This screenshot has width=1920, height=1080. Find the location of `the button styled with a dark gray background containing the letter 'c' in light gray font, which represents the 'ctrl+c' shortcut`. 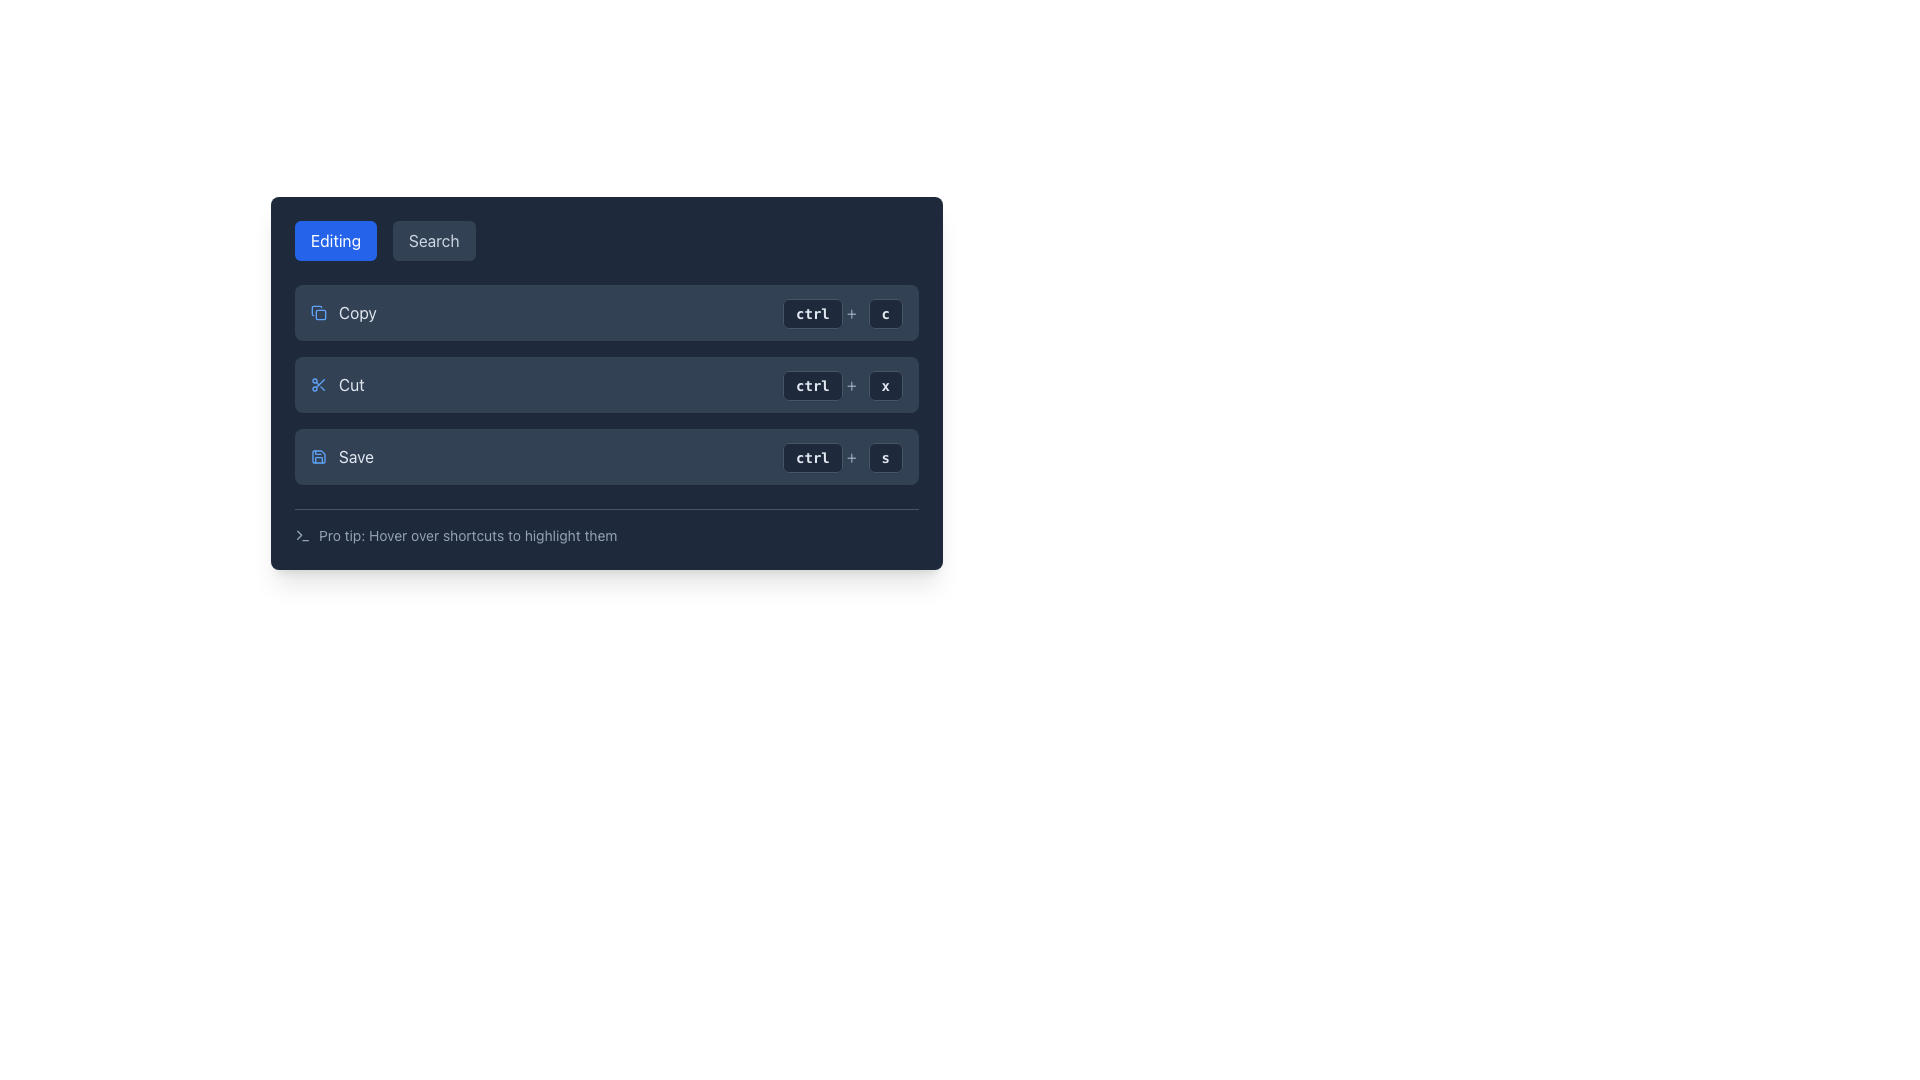

the button styled with a dark gray background containing the letter 'c' in light gray font, which represents the 'ctrl+c' shortcut is located at coordinates (884, 312).